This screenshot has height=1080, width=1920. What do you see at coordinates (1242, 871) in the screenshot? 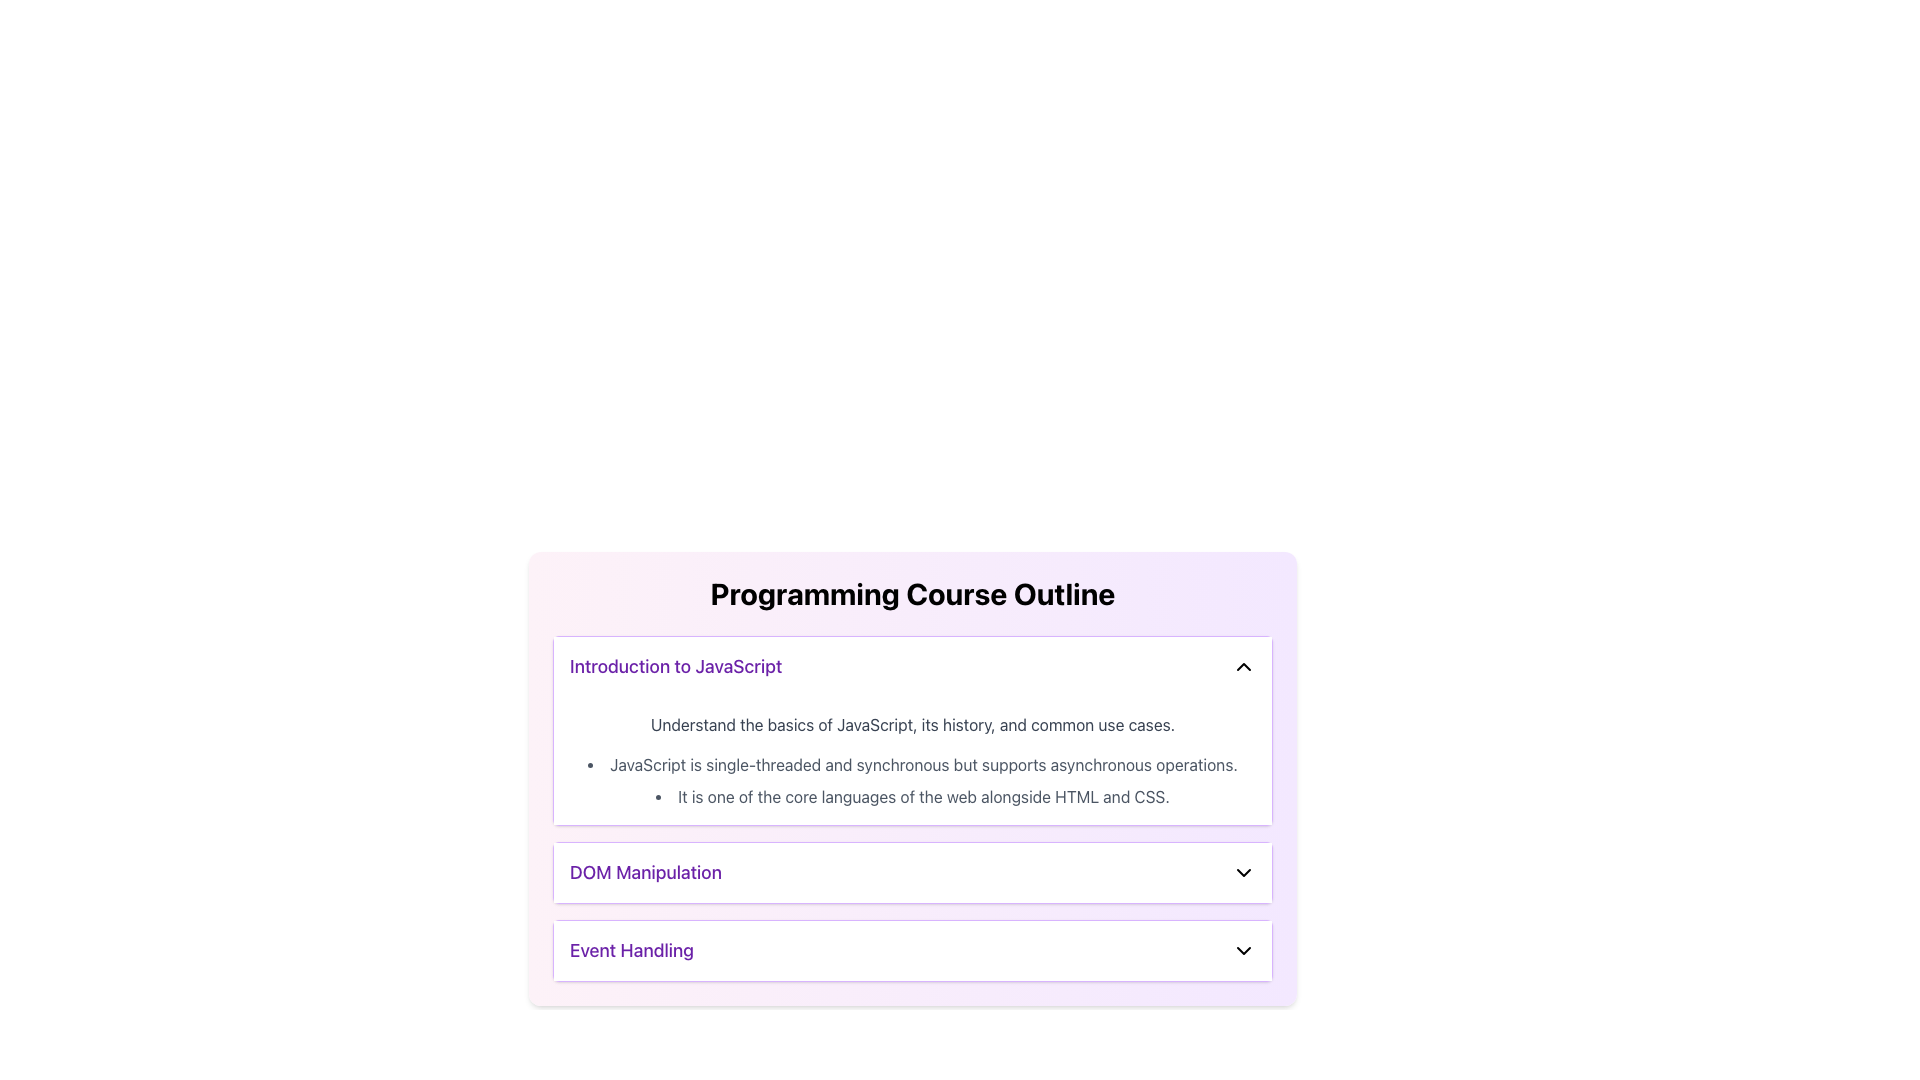
I see `the downward-facing chevron icon located at the far-right edge of the 'DOM Manipulation' section` at bounding box center [1242, 871].